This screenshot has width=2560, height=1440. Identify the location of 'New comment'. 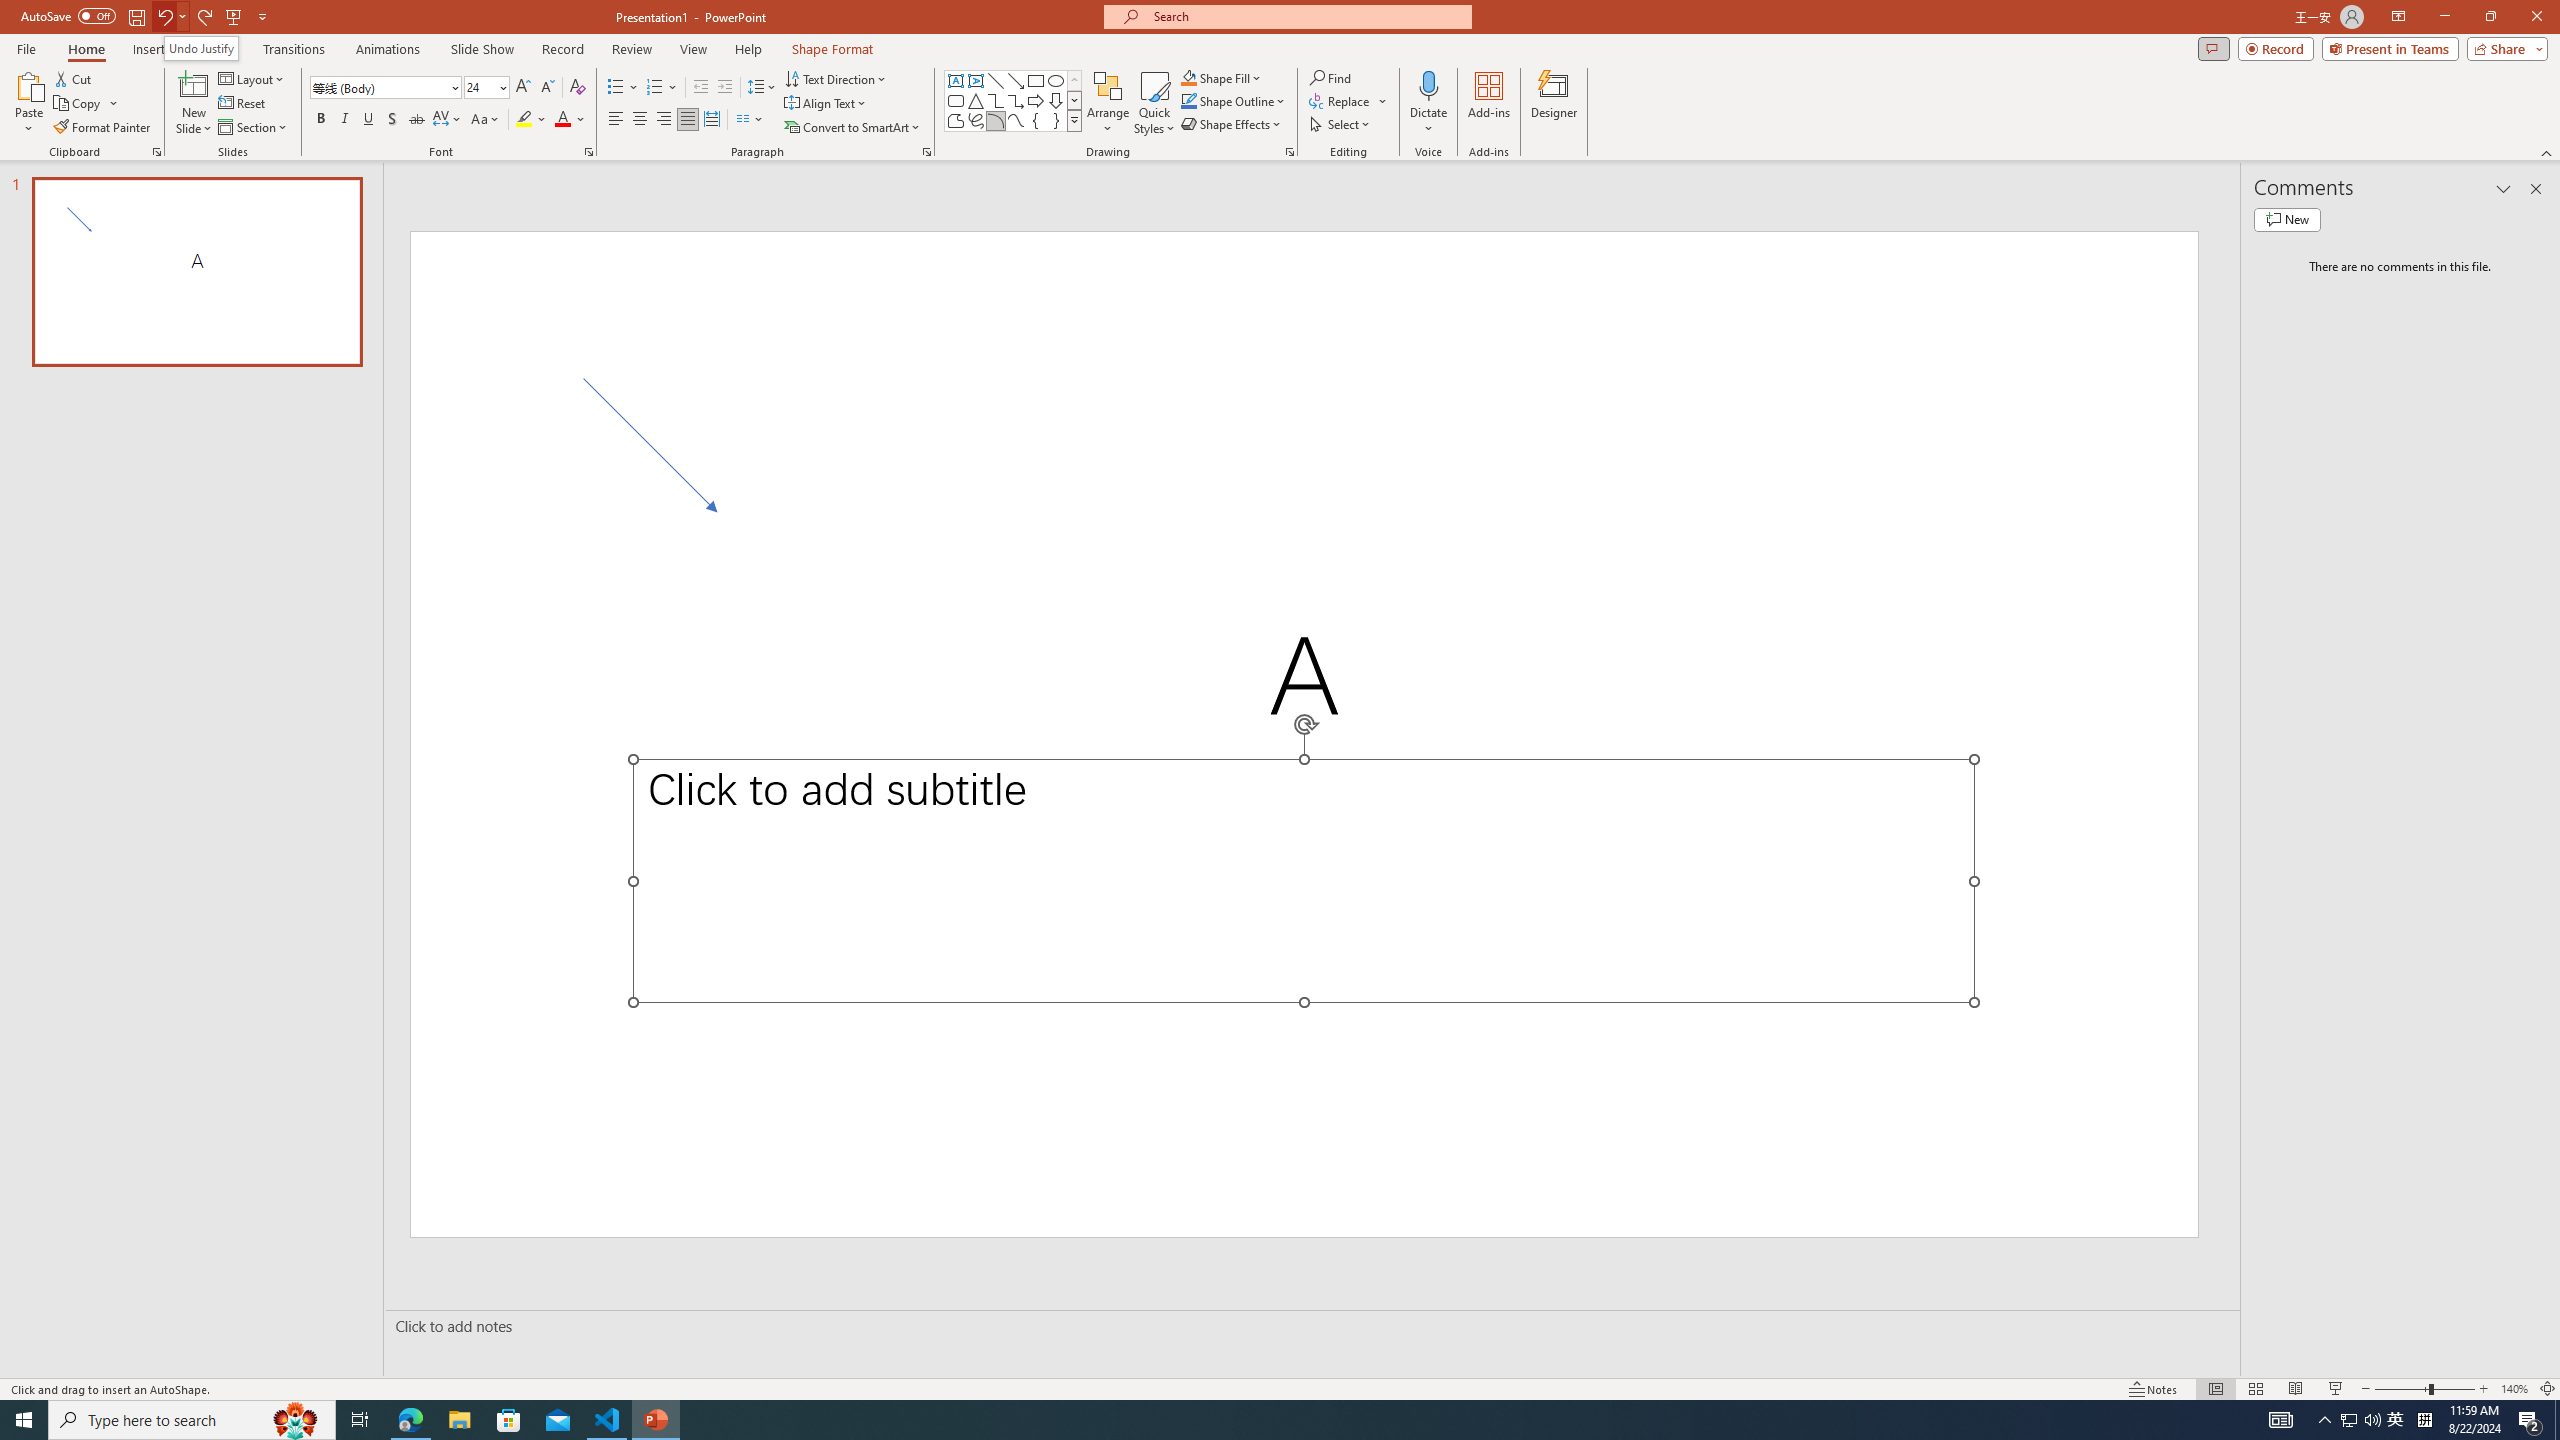
(2286, 218).